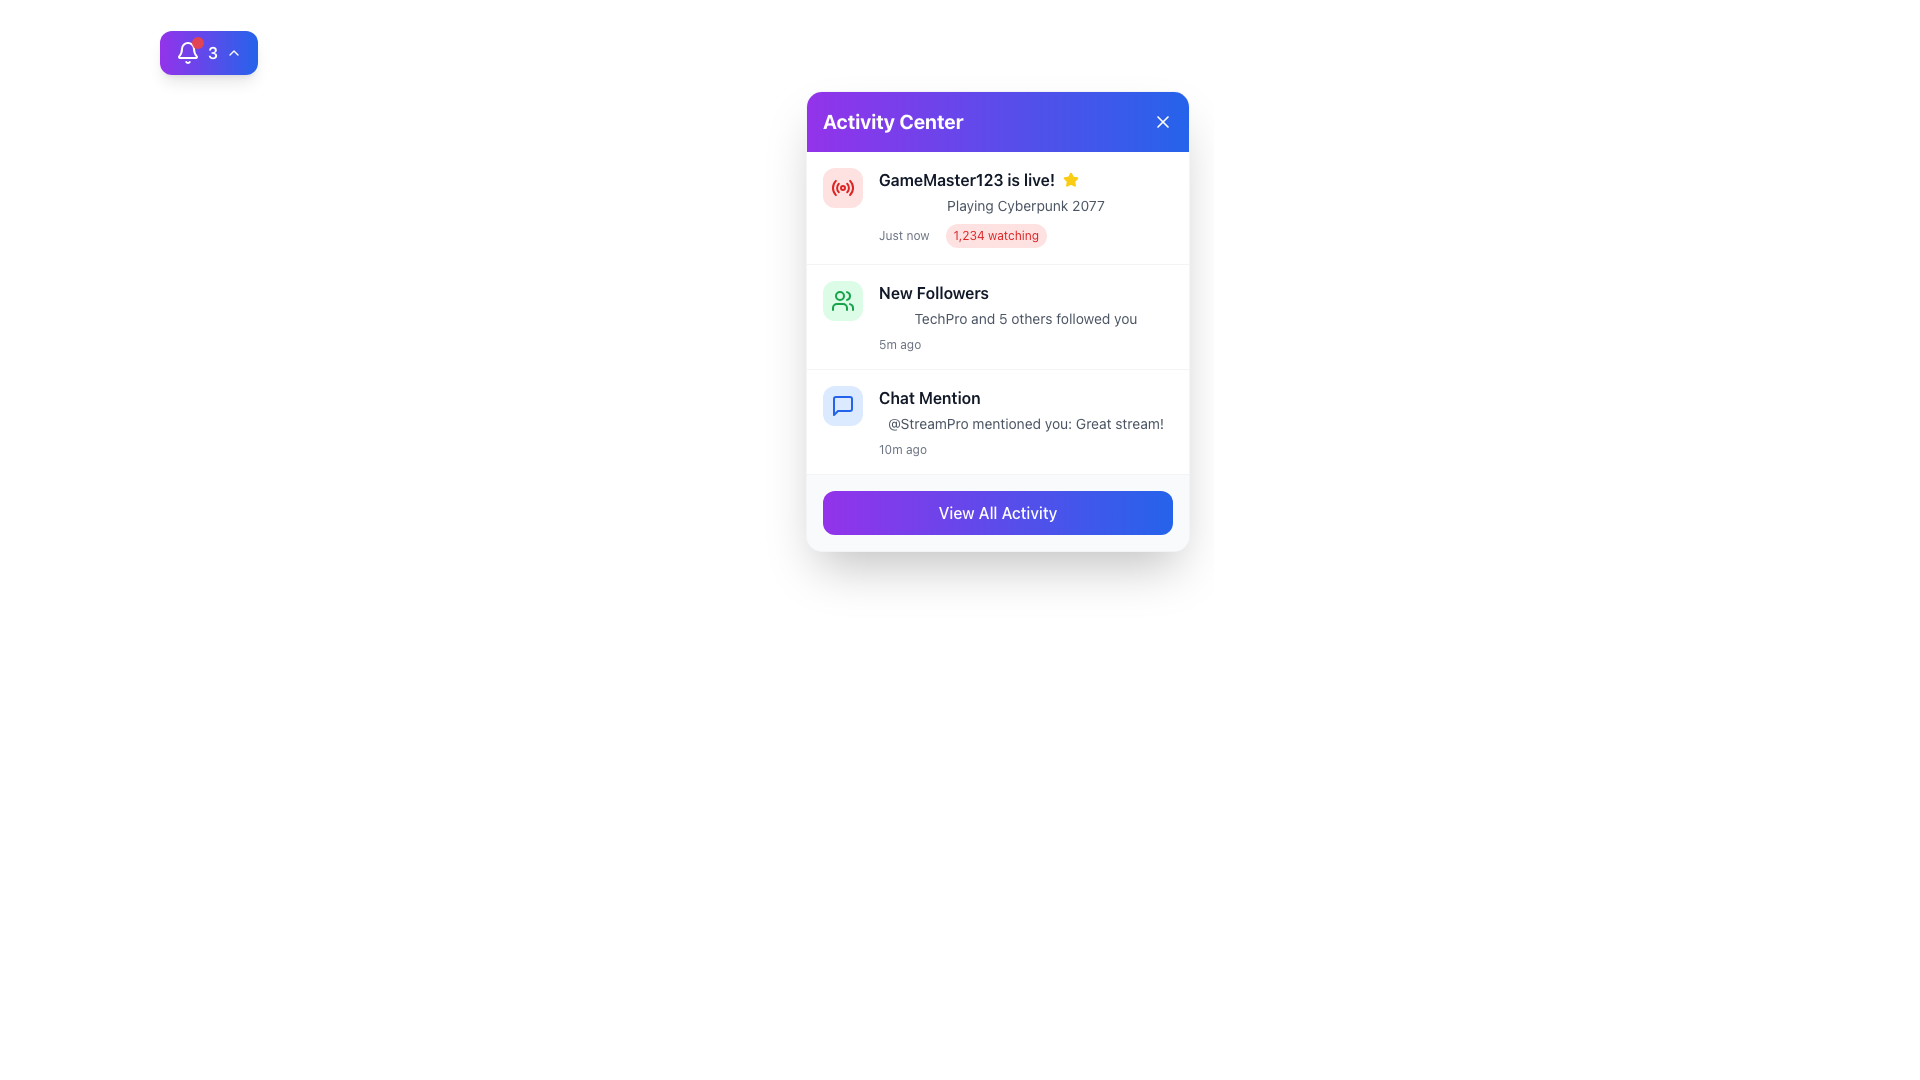 The height and width of the screenshot is (1080, 1920). What do you see at coordinates (998, 316) in the screenshot?
I see `the notification entry titled 'New Followers' which is the second item in the Activity Center, to navigate or highlight it` at bounding box center [998, 316].